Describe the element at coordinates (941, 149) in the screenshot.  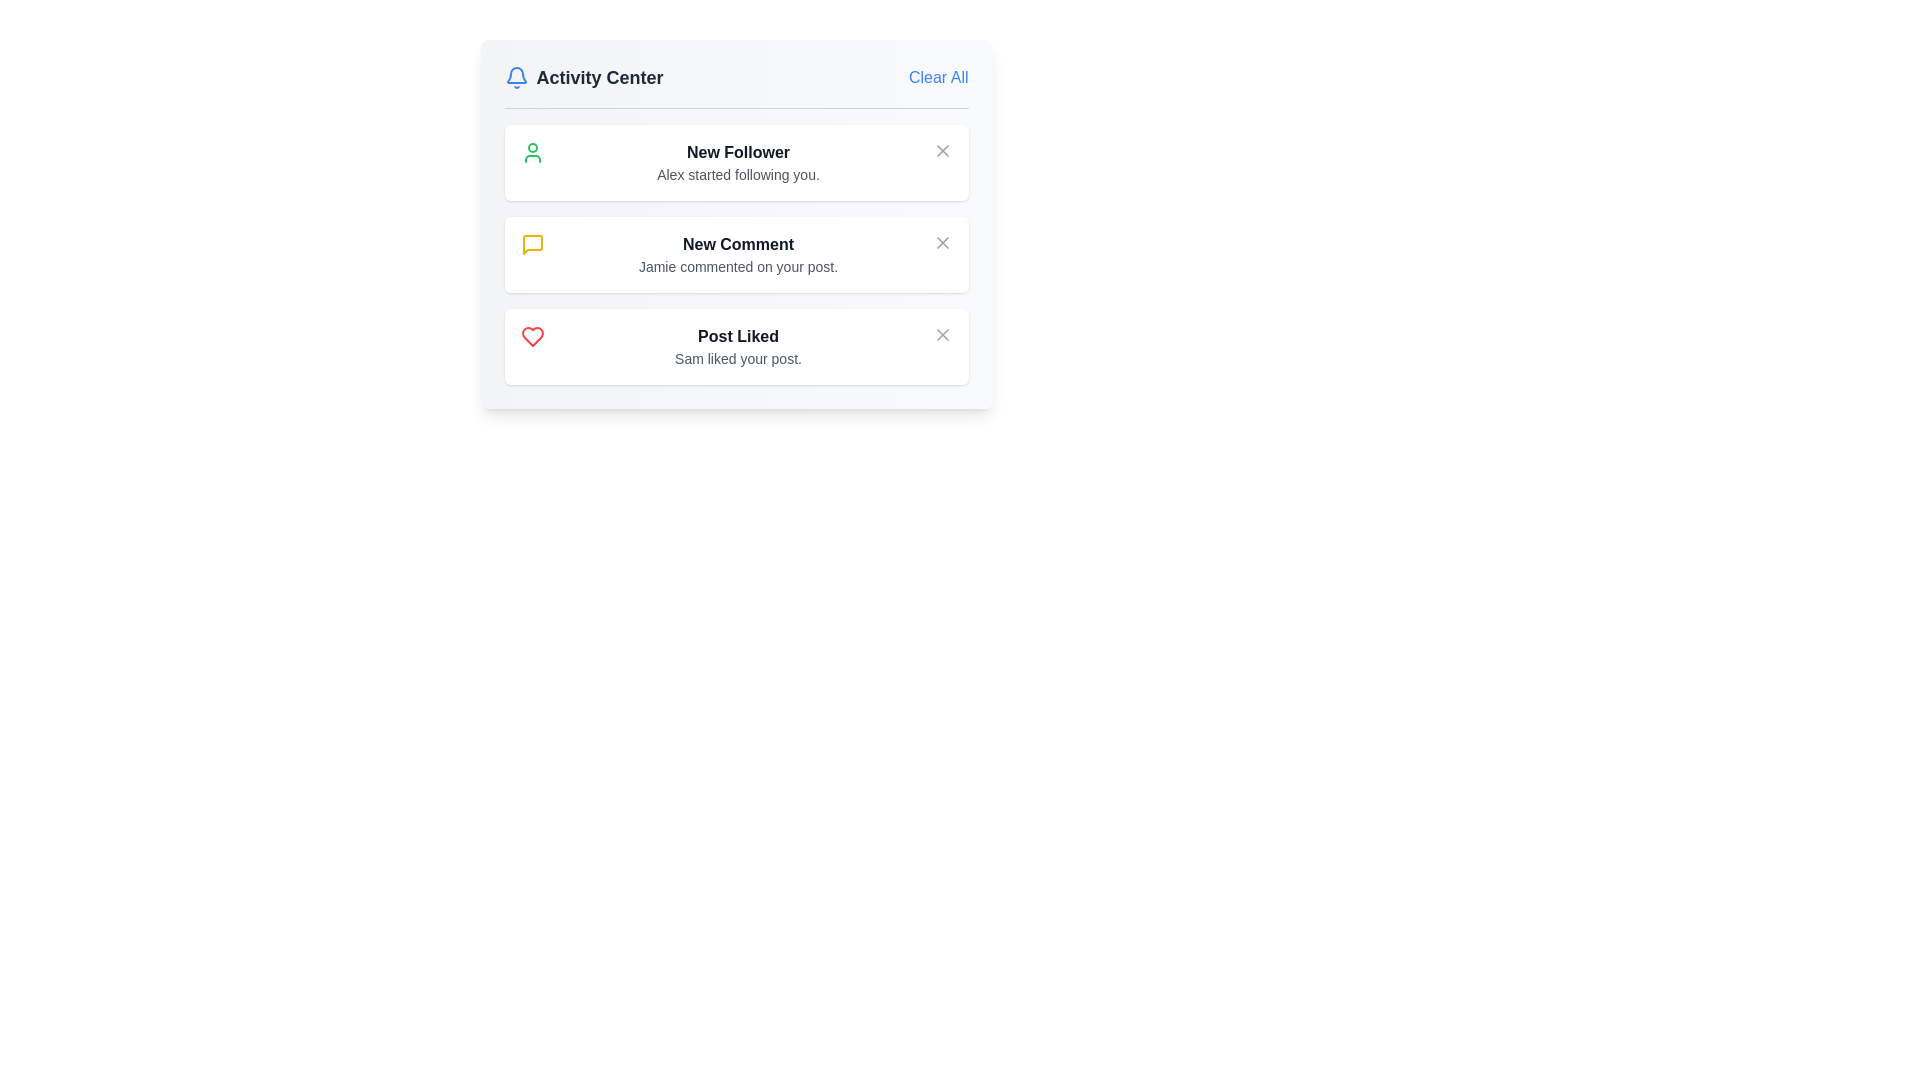
I see `the Close (X) icon rendered as SVG graphics located to the far right of the 'New Follower' notification entry` at that location.